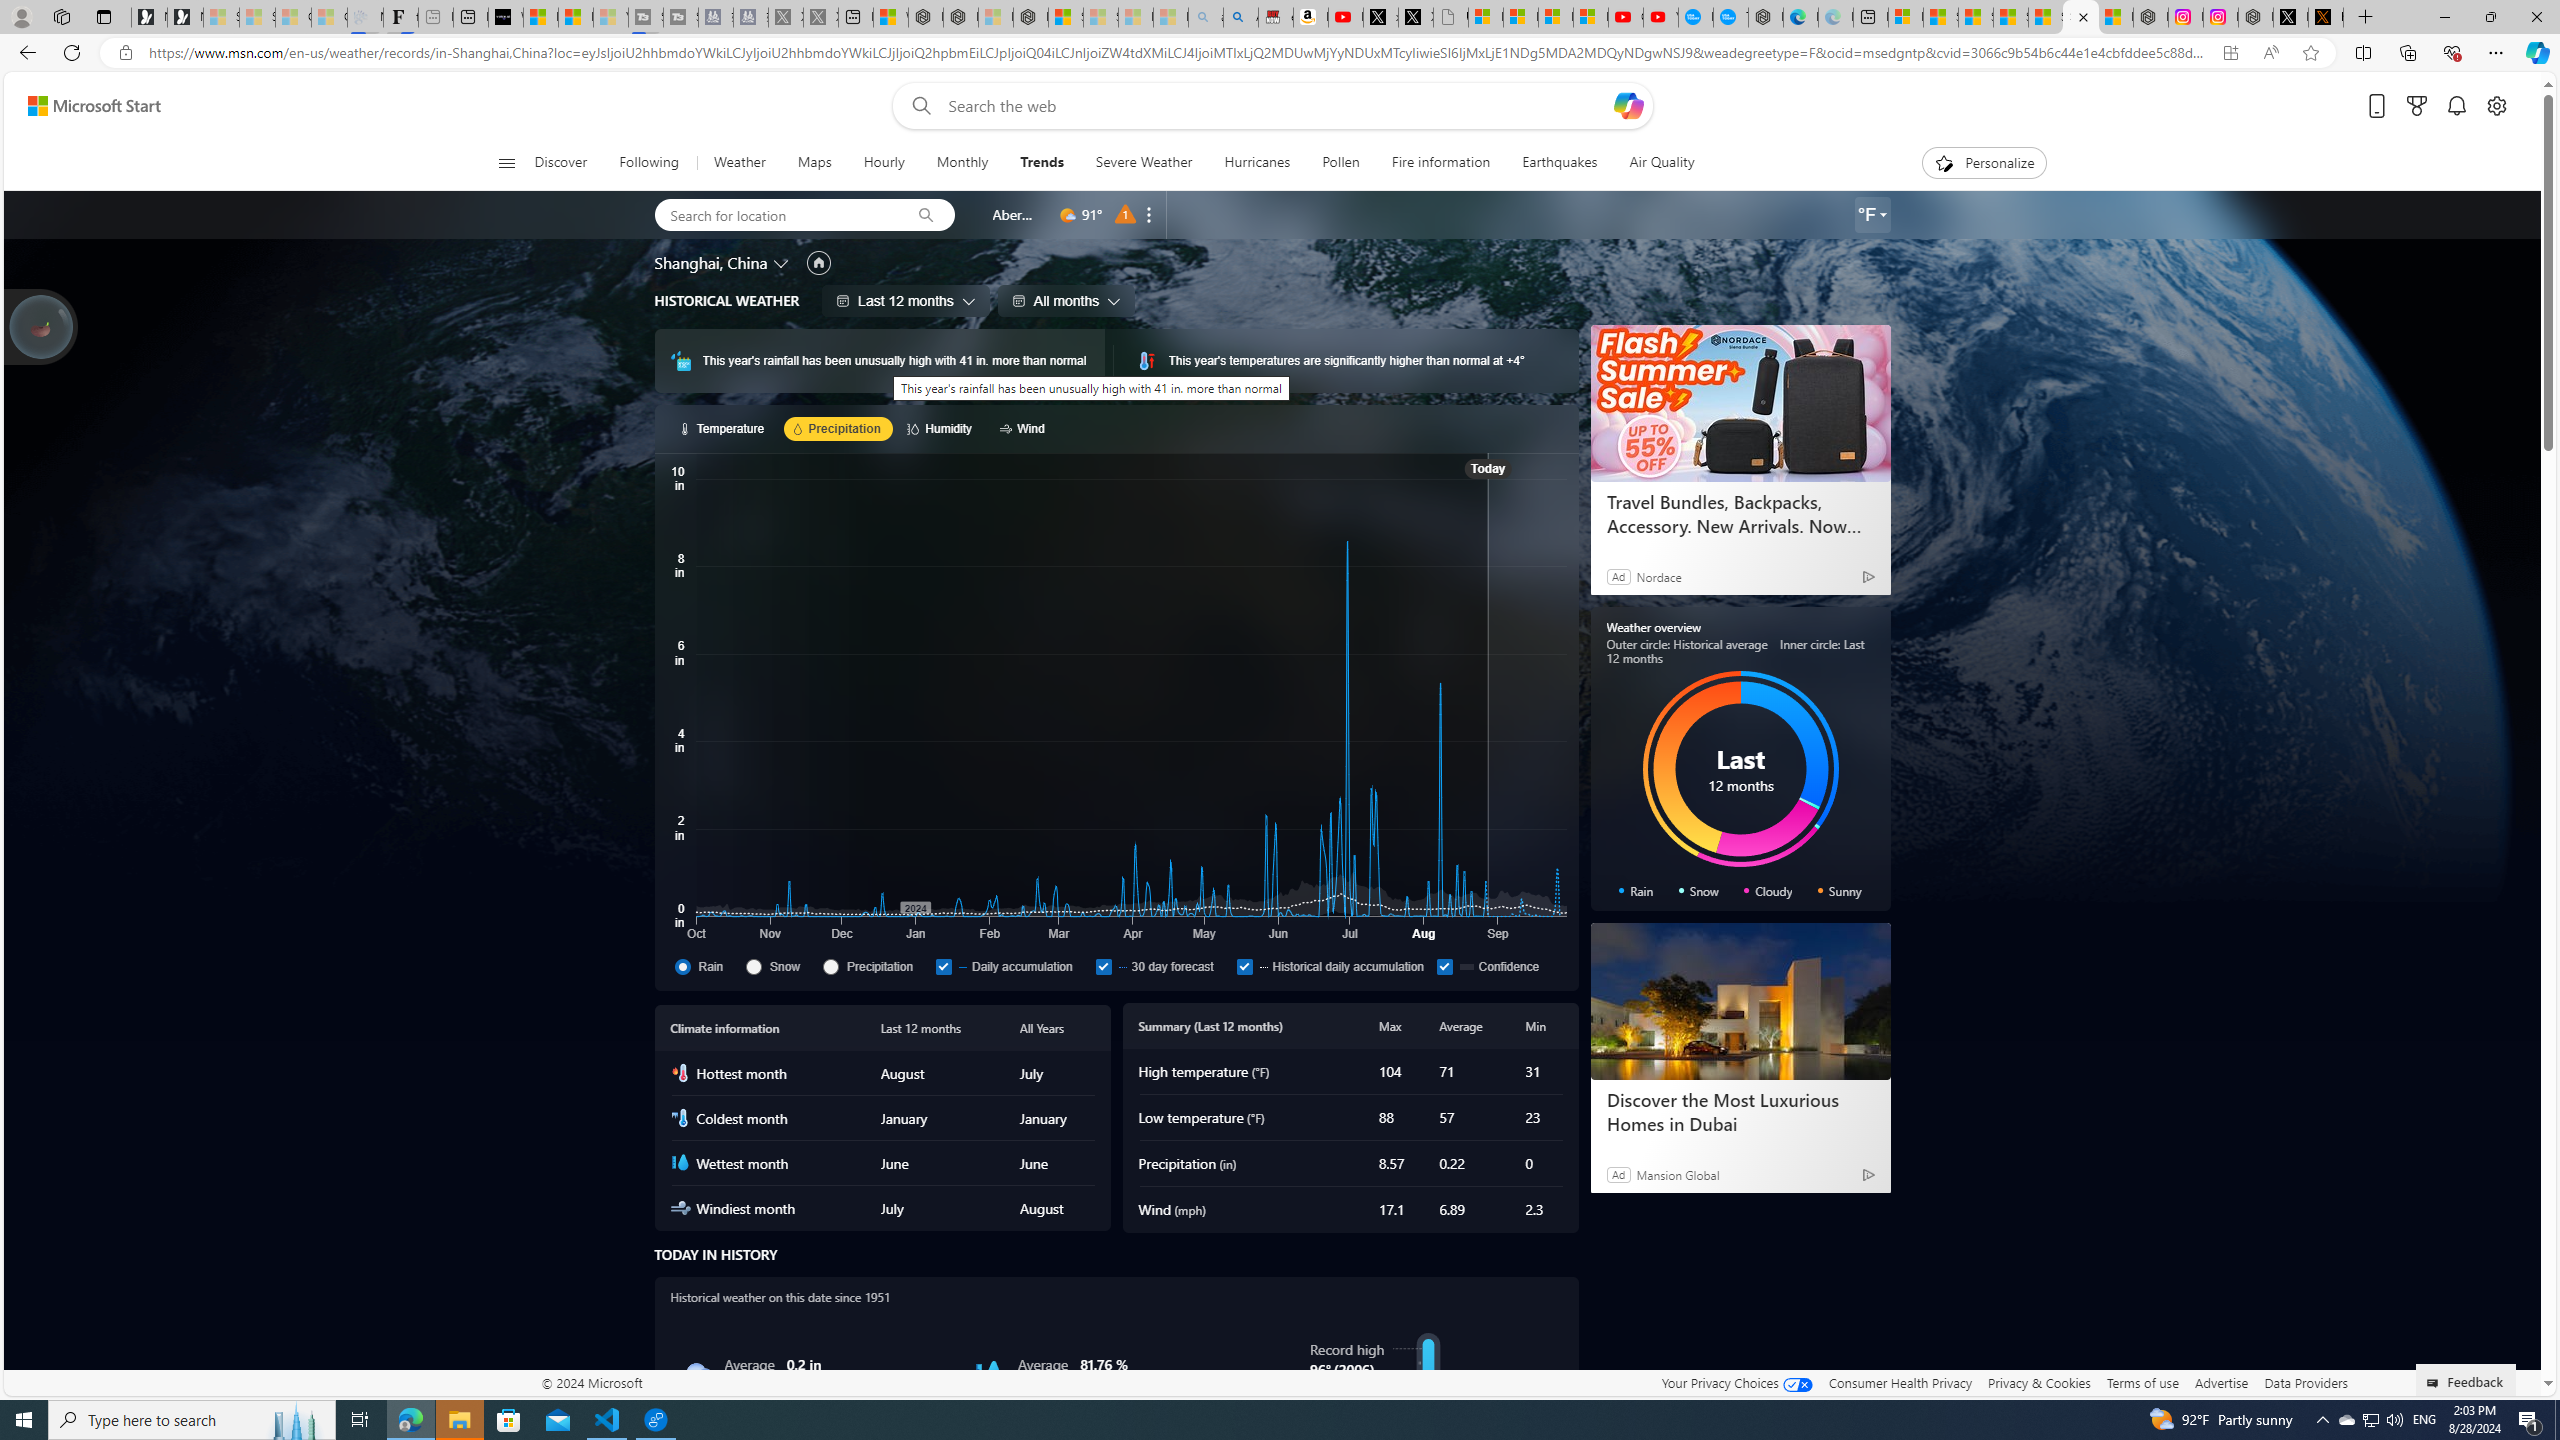 The height and width of the screenshot is (1440, 2560). What do you see at coordinates (962, 162) in the screenshot?
I see `'Monthly'` at bounding box center [962, 162].